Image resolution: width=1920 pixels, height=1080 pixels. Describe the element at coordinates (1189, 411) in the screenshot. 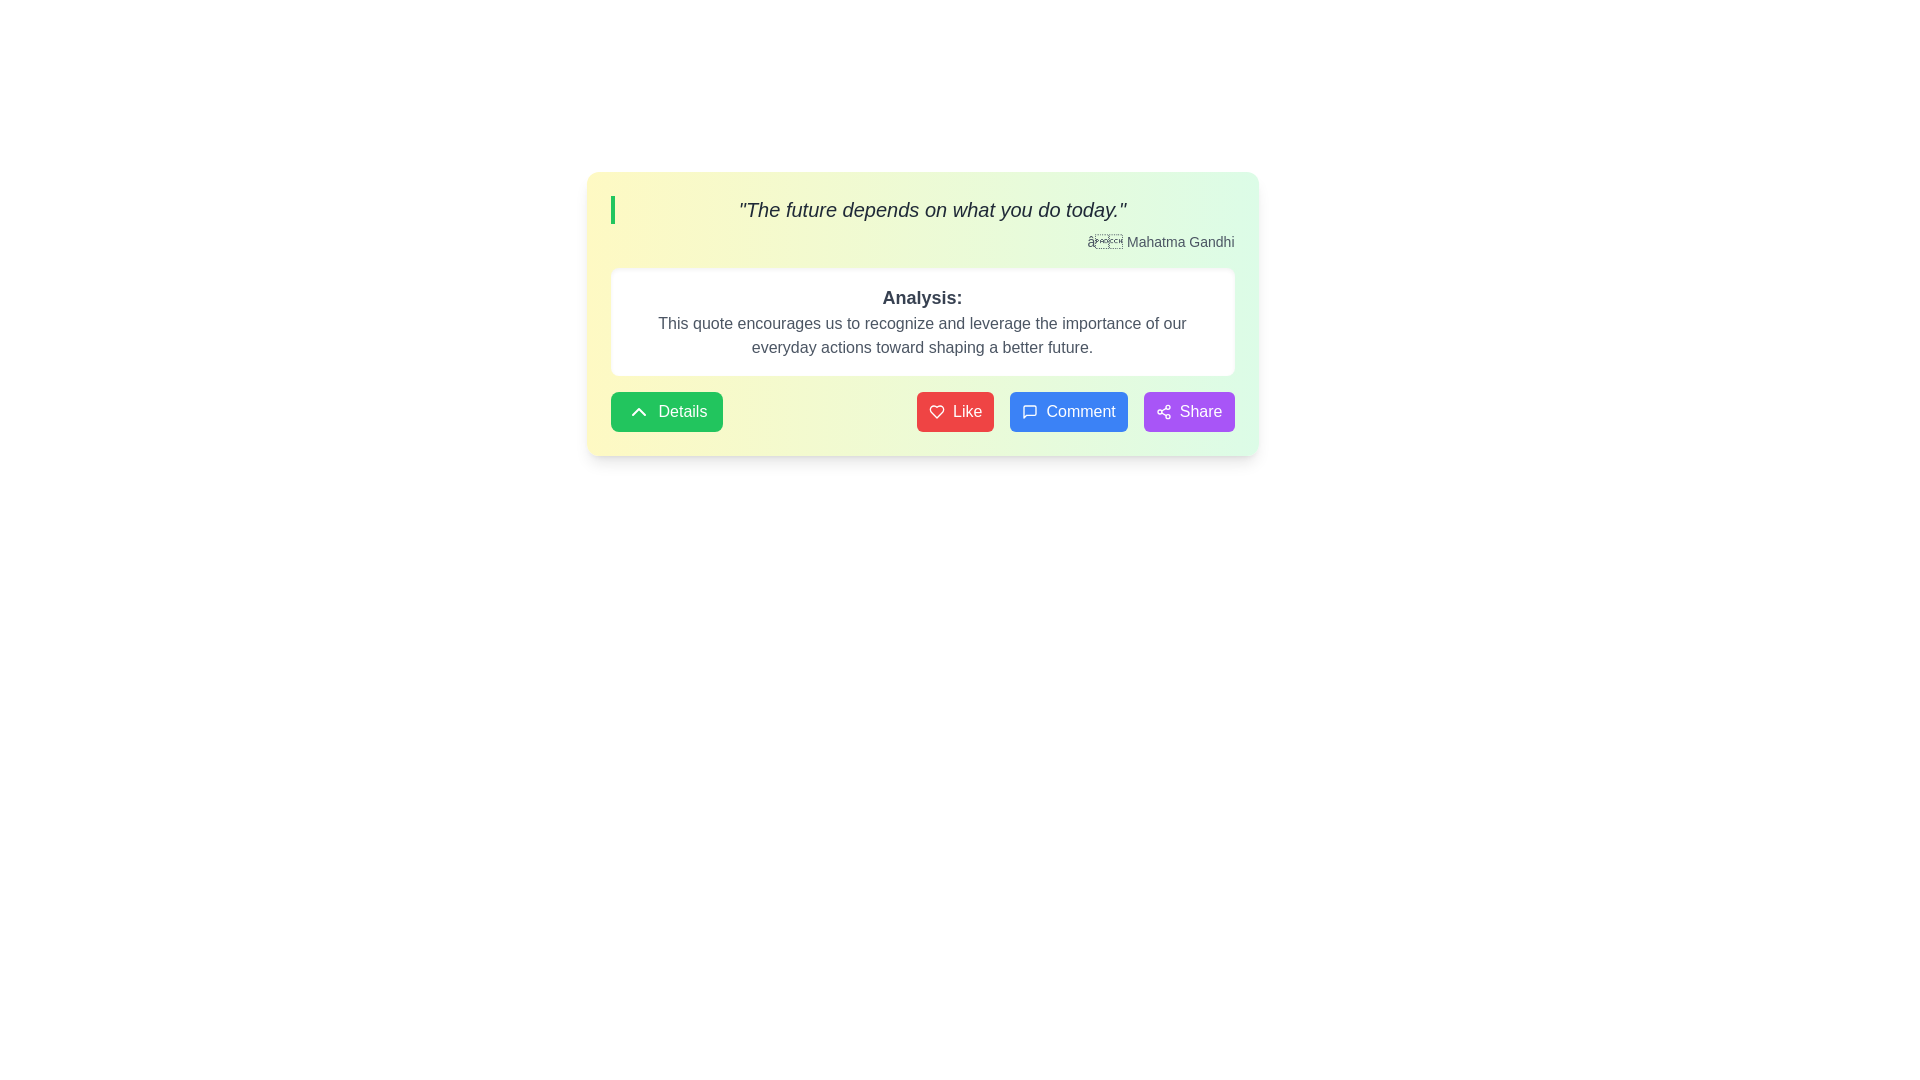

I see `the 'Share' button, which is the third button in a group of three buttons labeled 'Like', 'Comment', and 'Share', located at the bottom-right of the section containing the quote and analysis, to initiate sharing the content` at that location.